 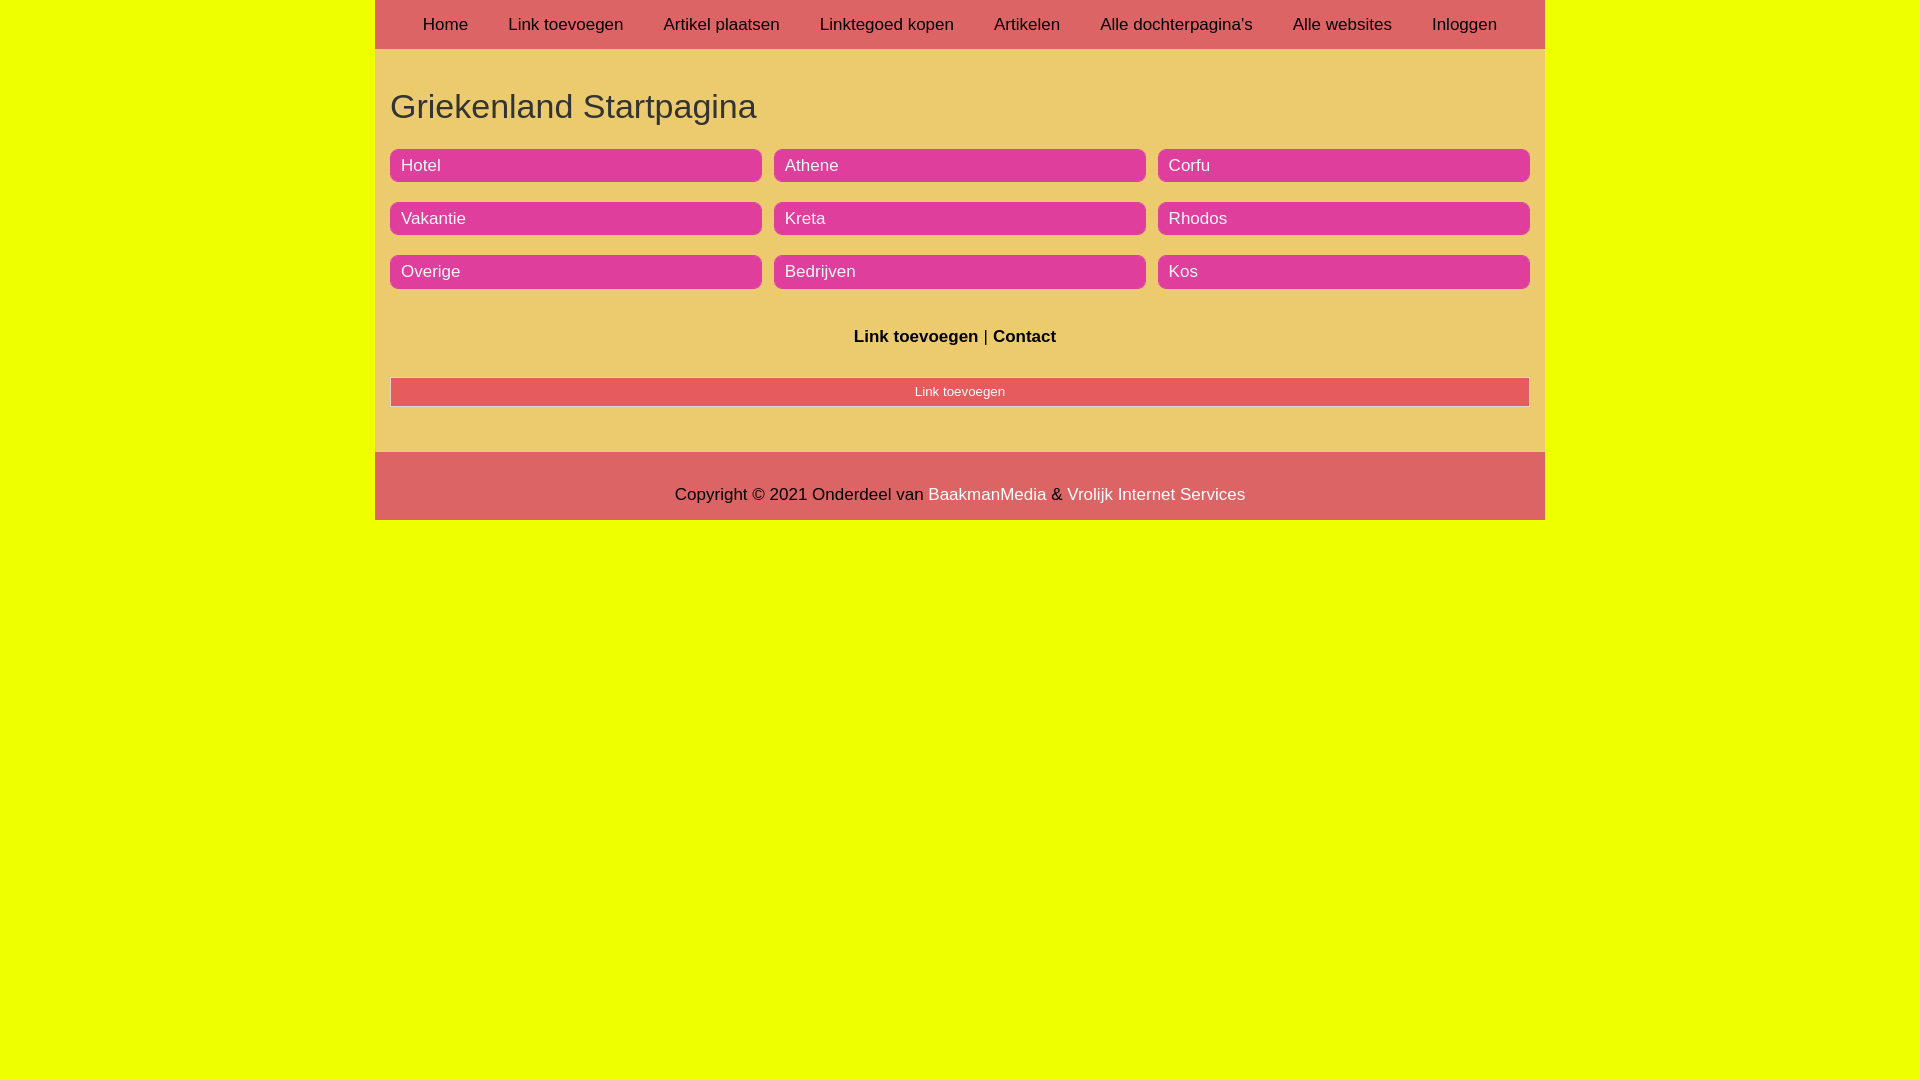 What do you see at coordinates (1156, 494) in the screenshot?
I see `'Vrolijk Internet Services'` at bounding box center [1156, 494].